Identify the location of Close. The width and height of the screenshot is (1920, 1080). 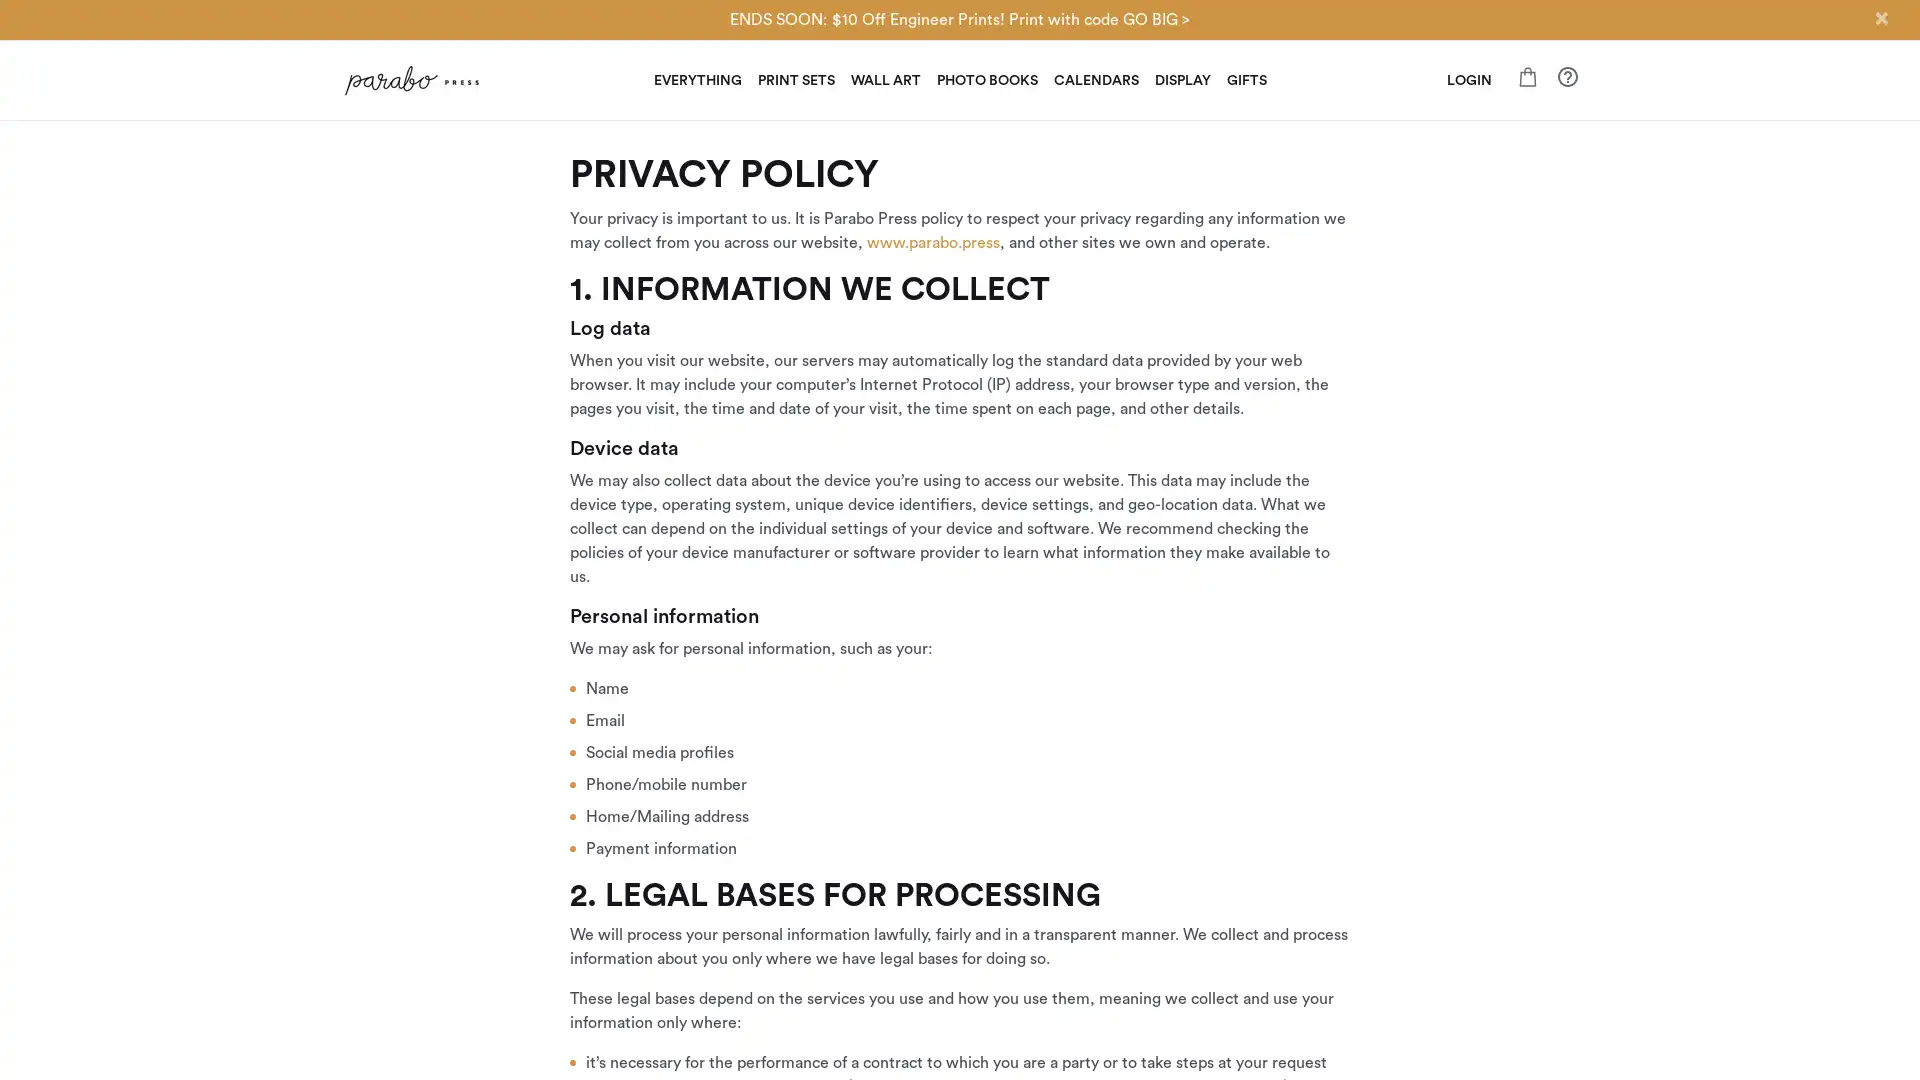
(1880, 18).